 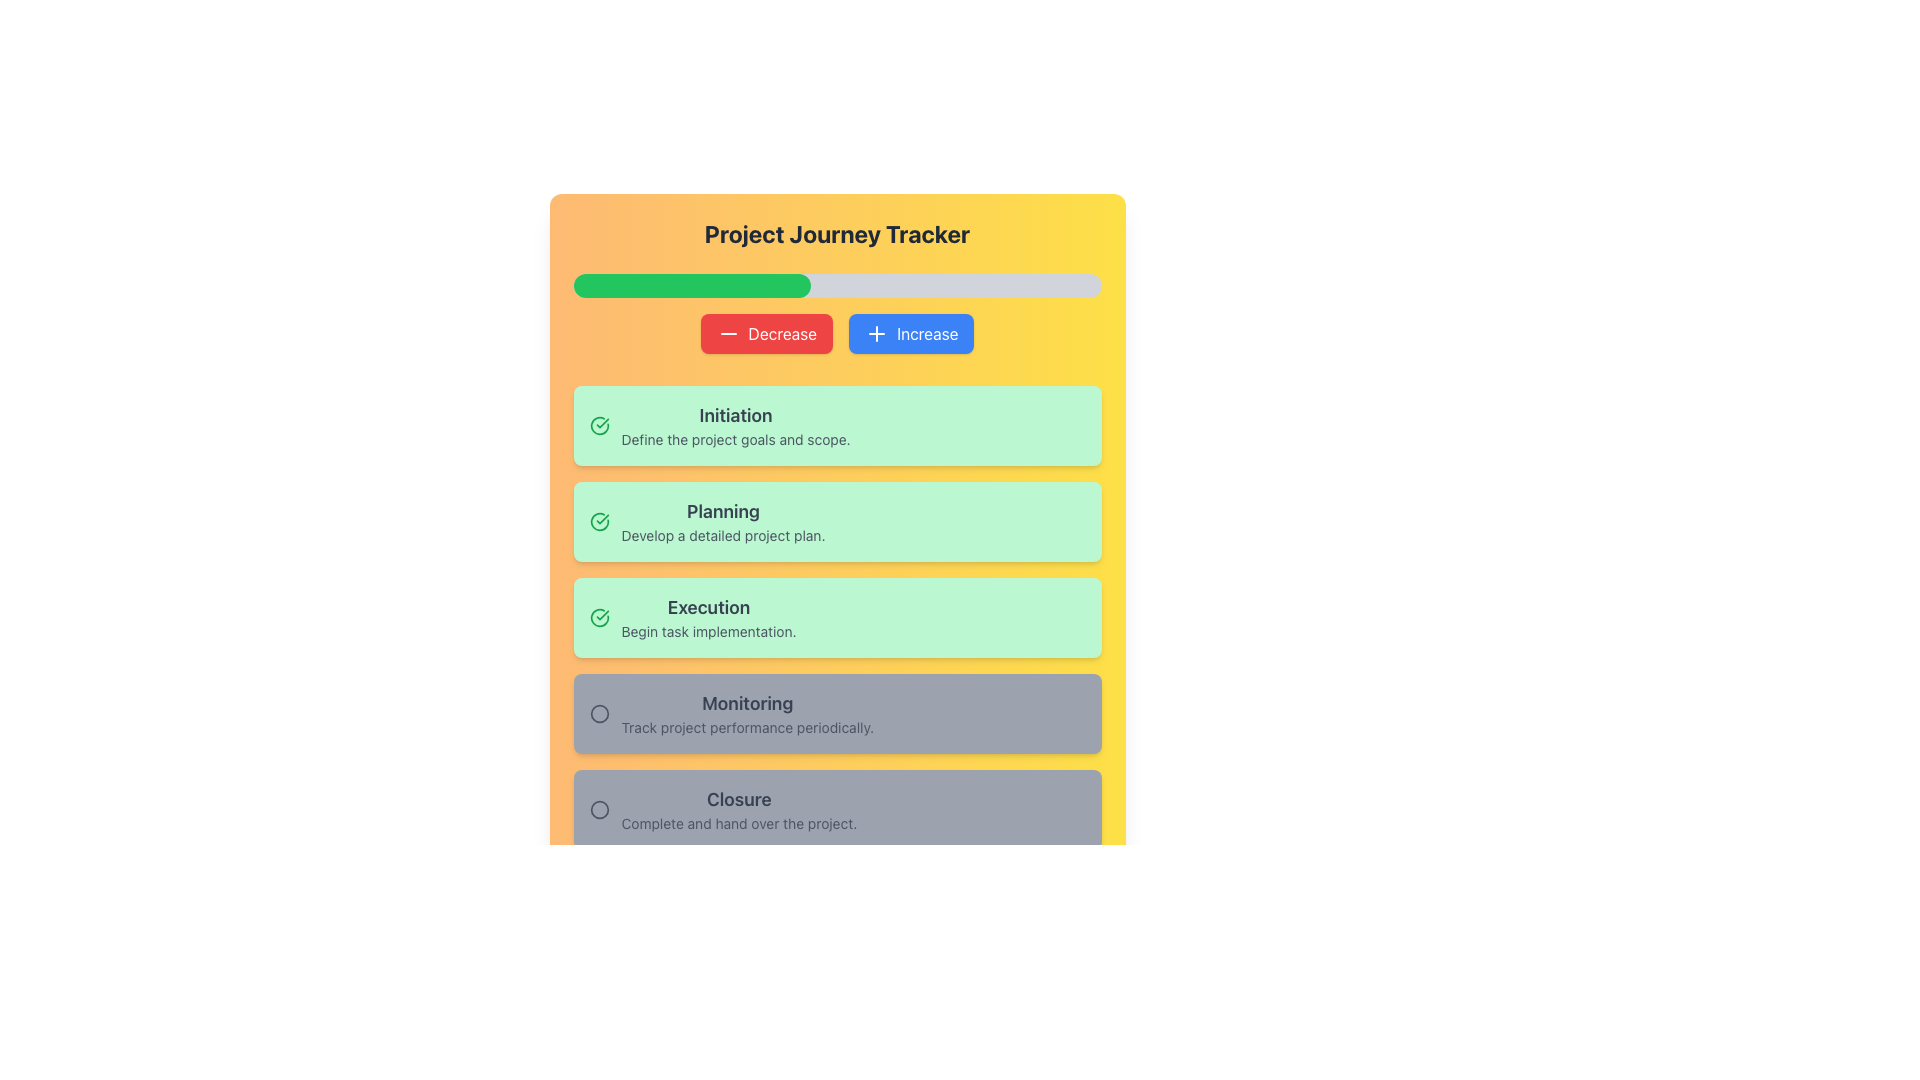 I want to click on the green circular outline icon with a checkmark in the center, located in the 'Planning' section adjacent to the text 'Planning' and 'Develop a detailed project plan', so click(x=598, y=520).